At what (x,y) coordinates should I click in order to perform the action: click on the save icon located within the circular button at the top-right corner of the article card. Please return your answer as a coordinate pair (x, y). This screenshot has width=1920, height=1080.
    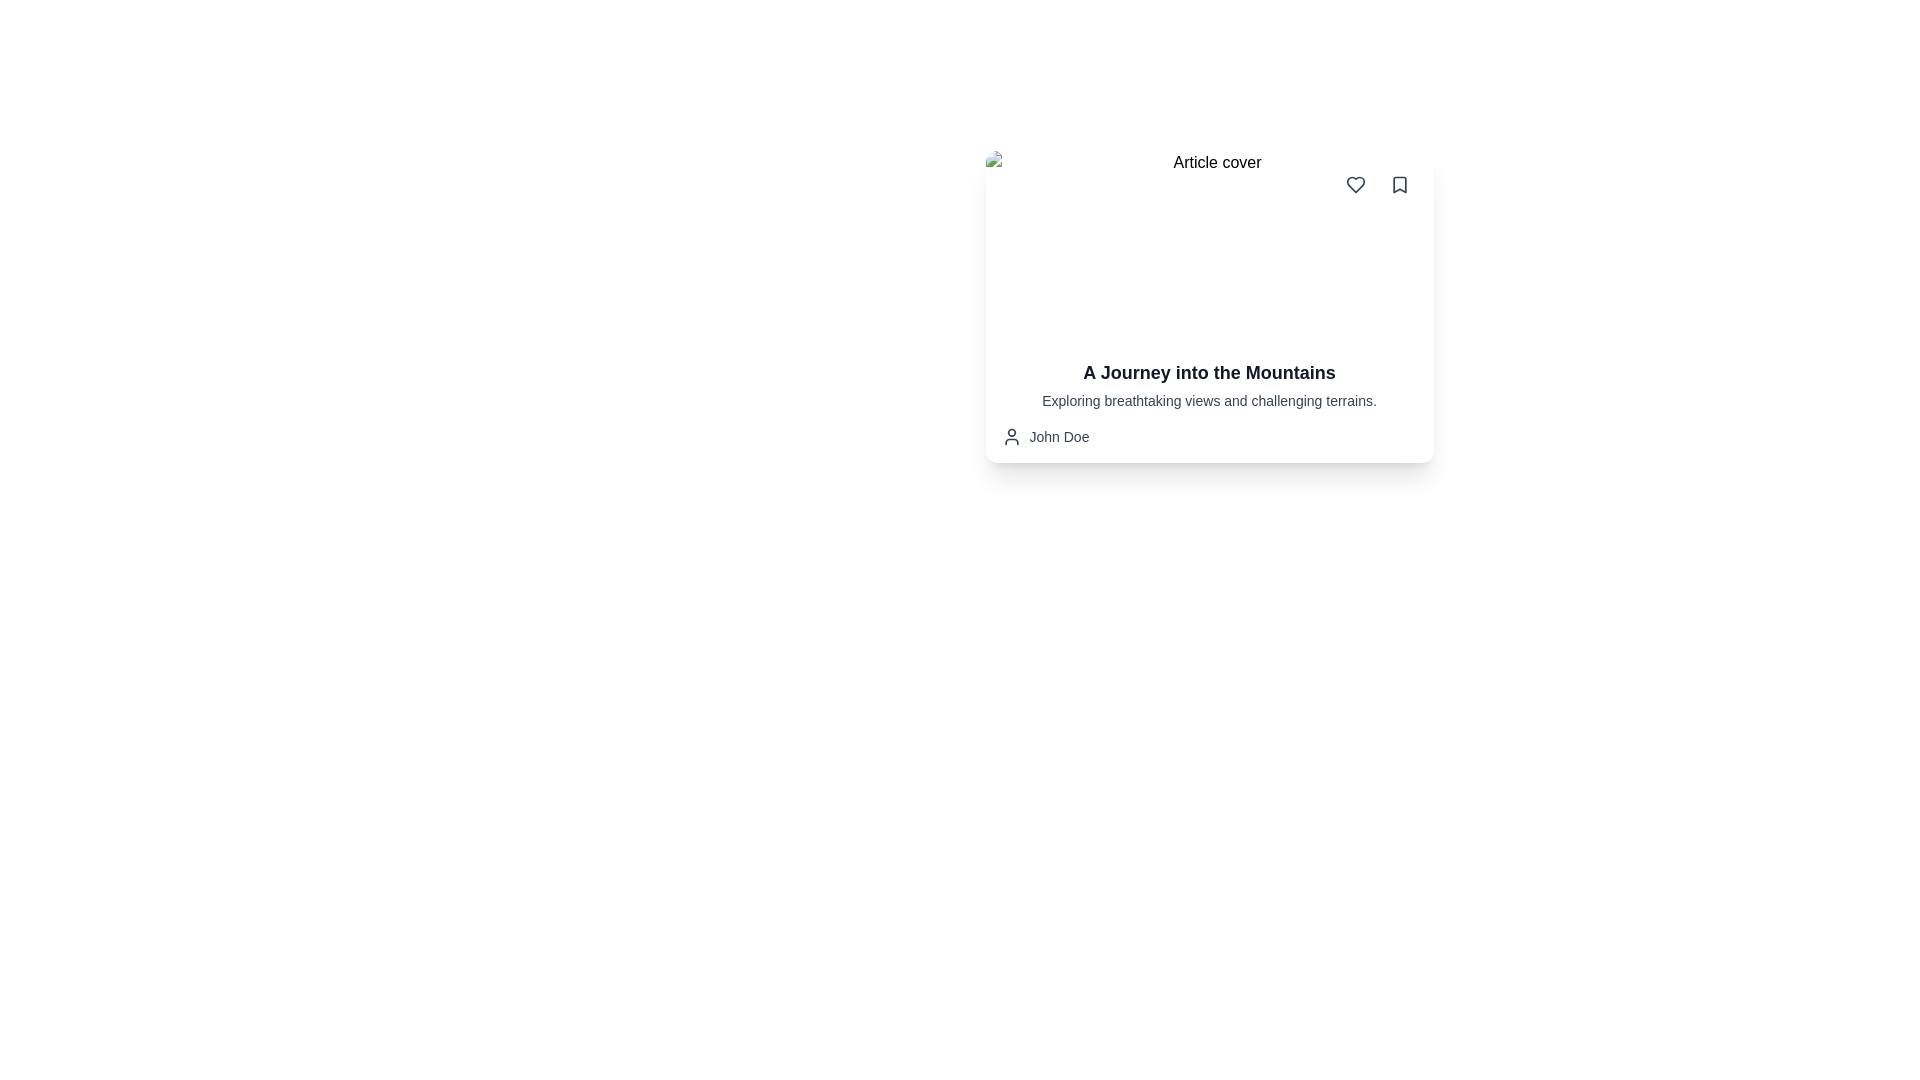
    Looking at the image, I should click on (1398, 185).